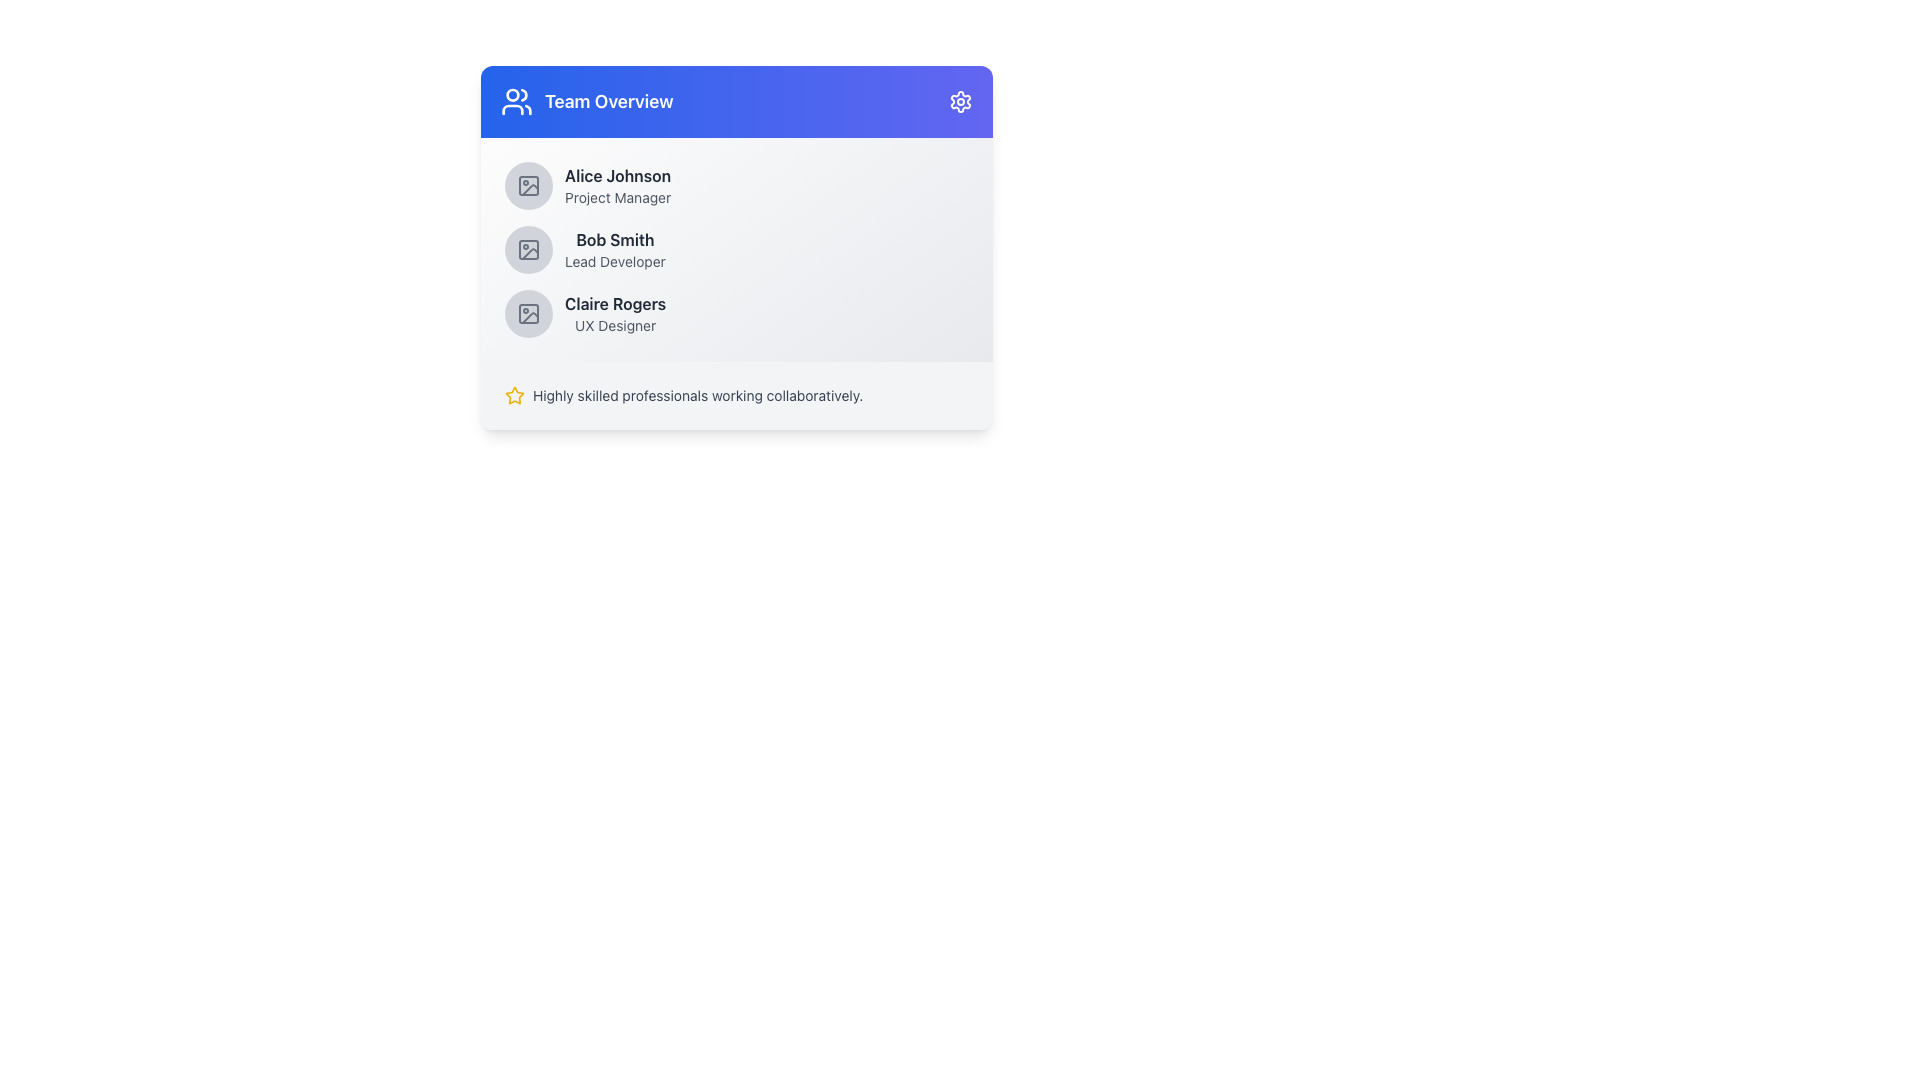  What do you see at coordinates (614, 261) in the screenshot?
I see `the text label that signifies the role or position associated with 'Bob Smith', located below the name in a three-item list` at bounding box center [614, 261].